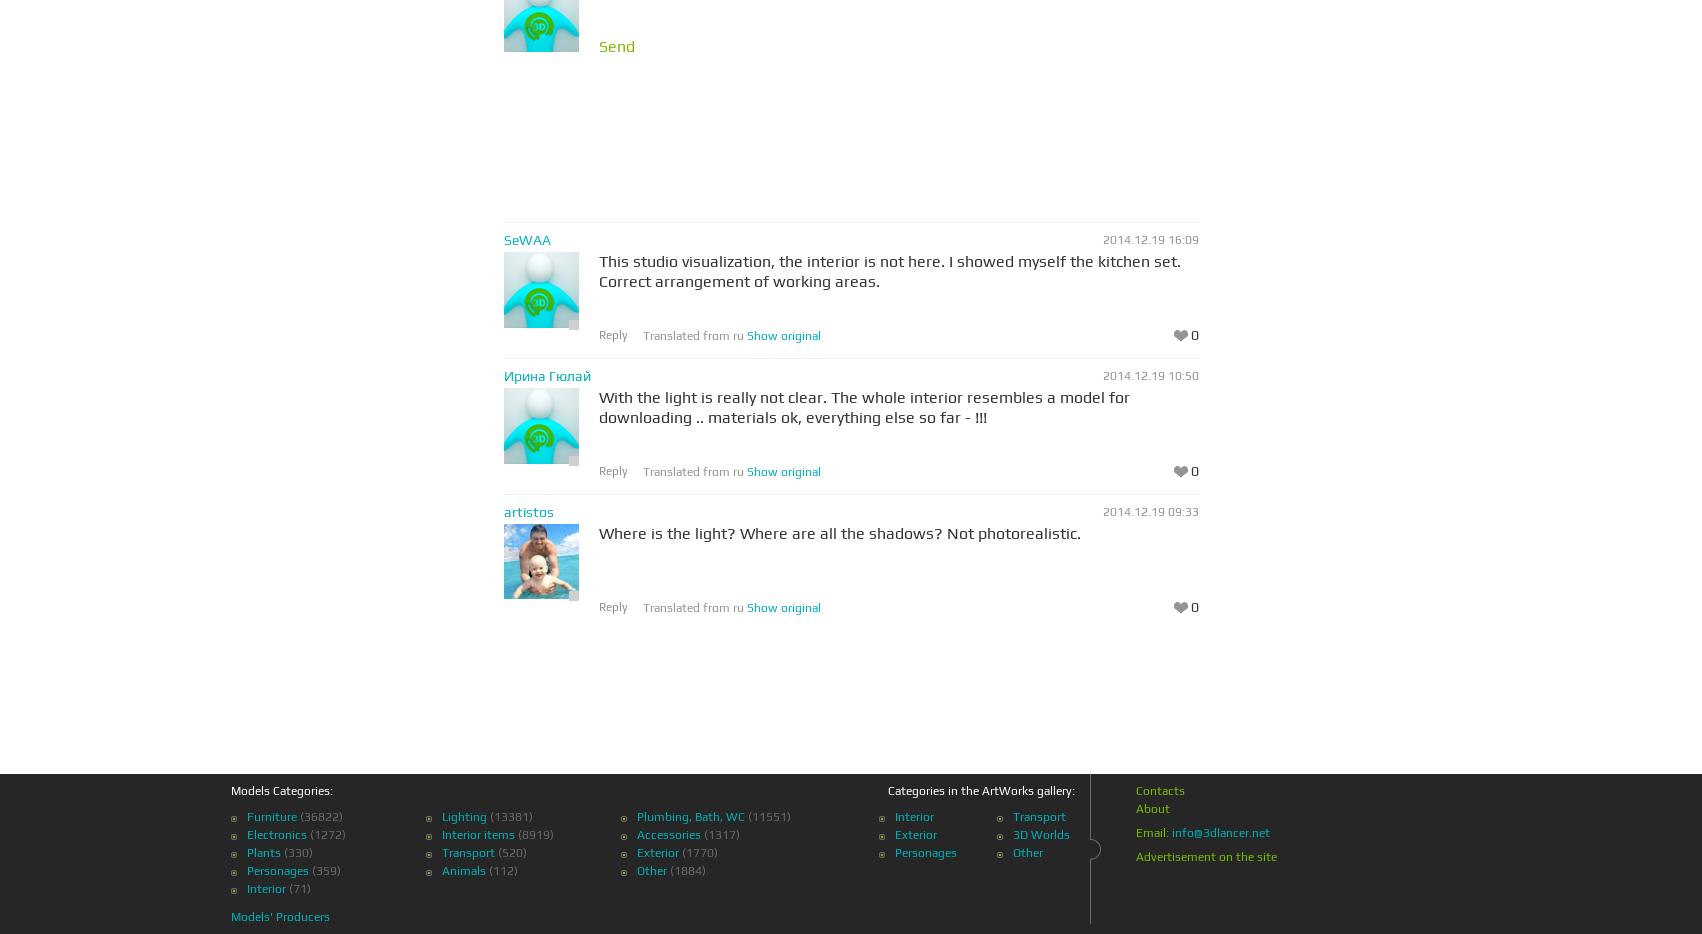 Image resolution: width=1702 pixels, height=934 pixels. I want to click on '2014.12.19 10:50', so click(1101, 375).